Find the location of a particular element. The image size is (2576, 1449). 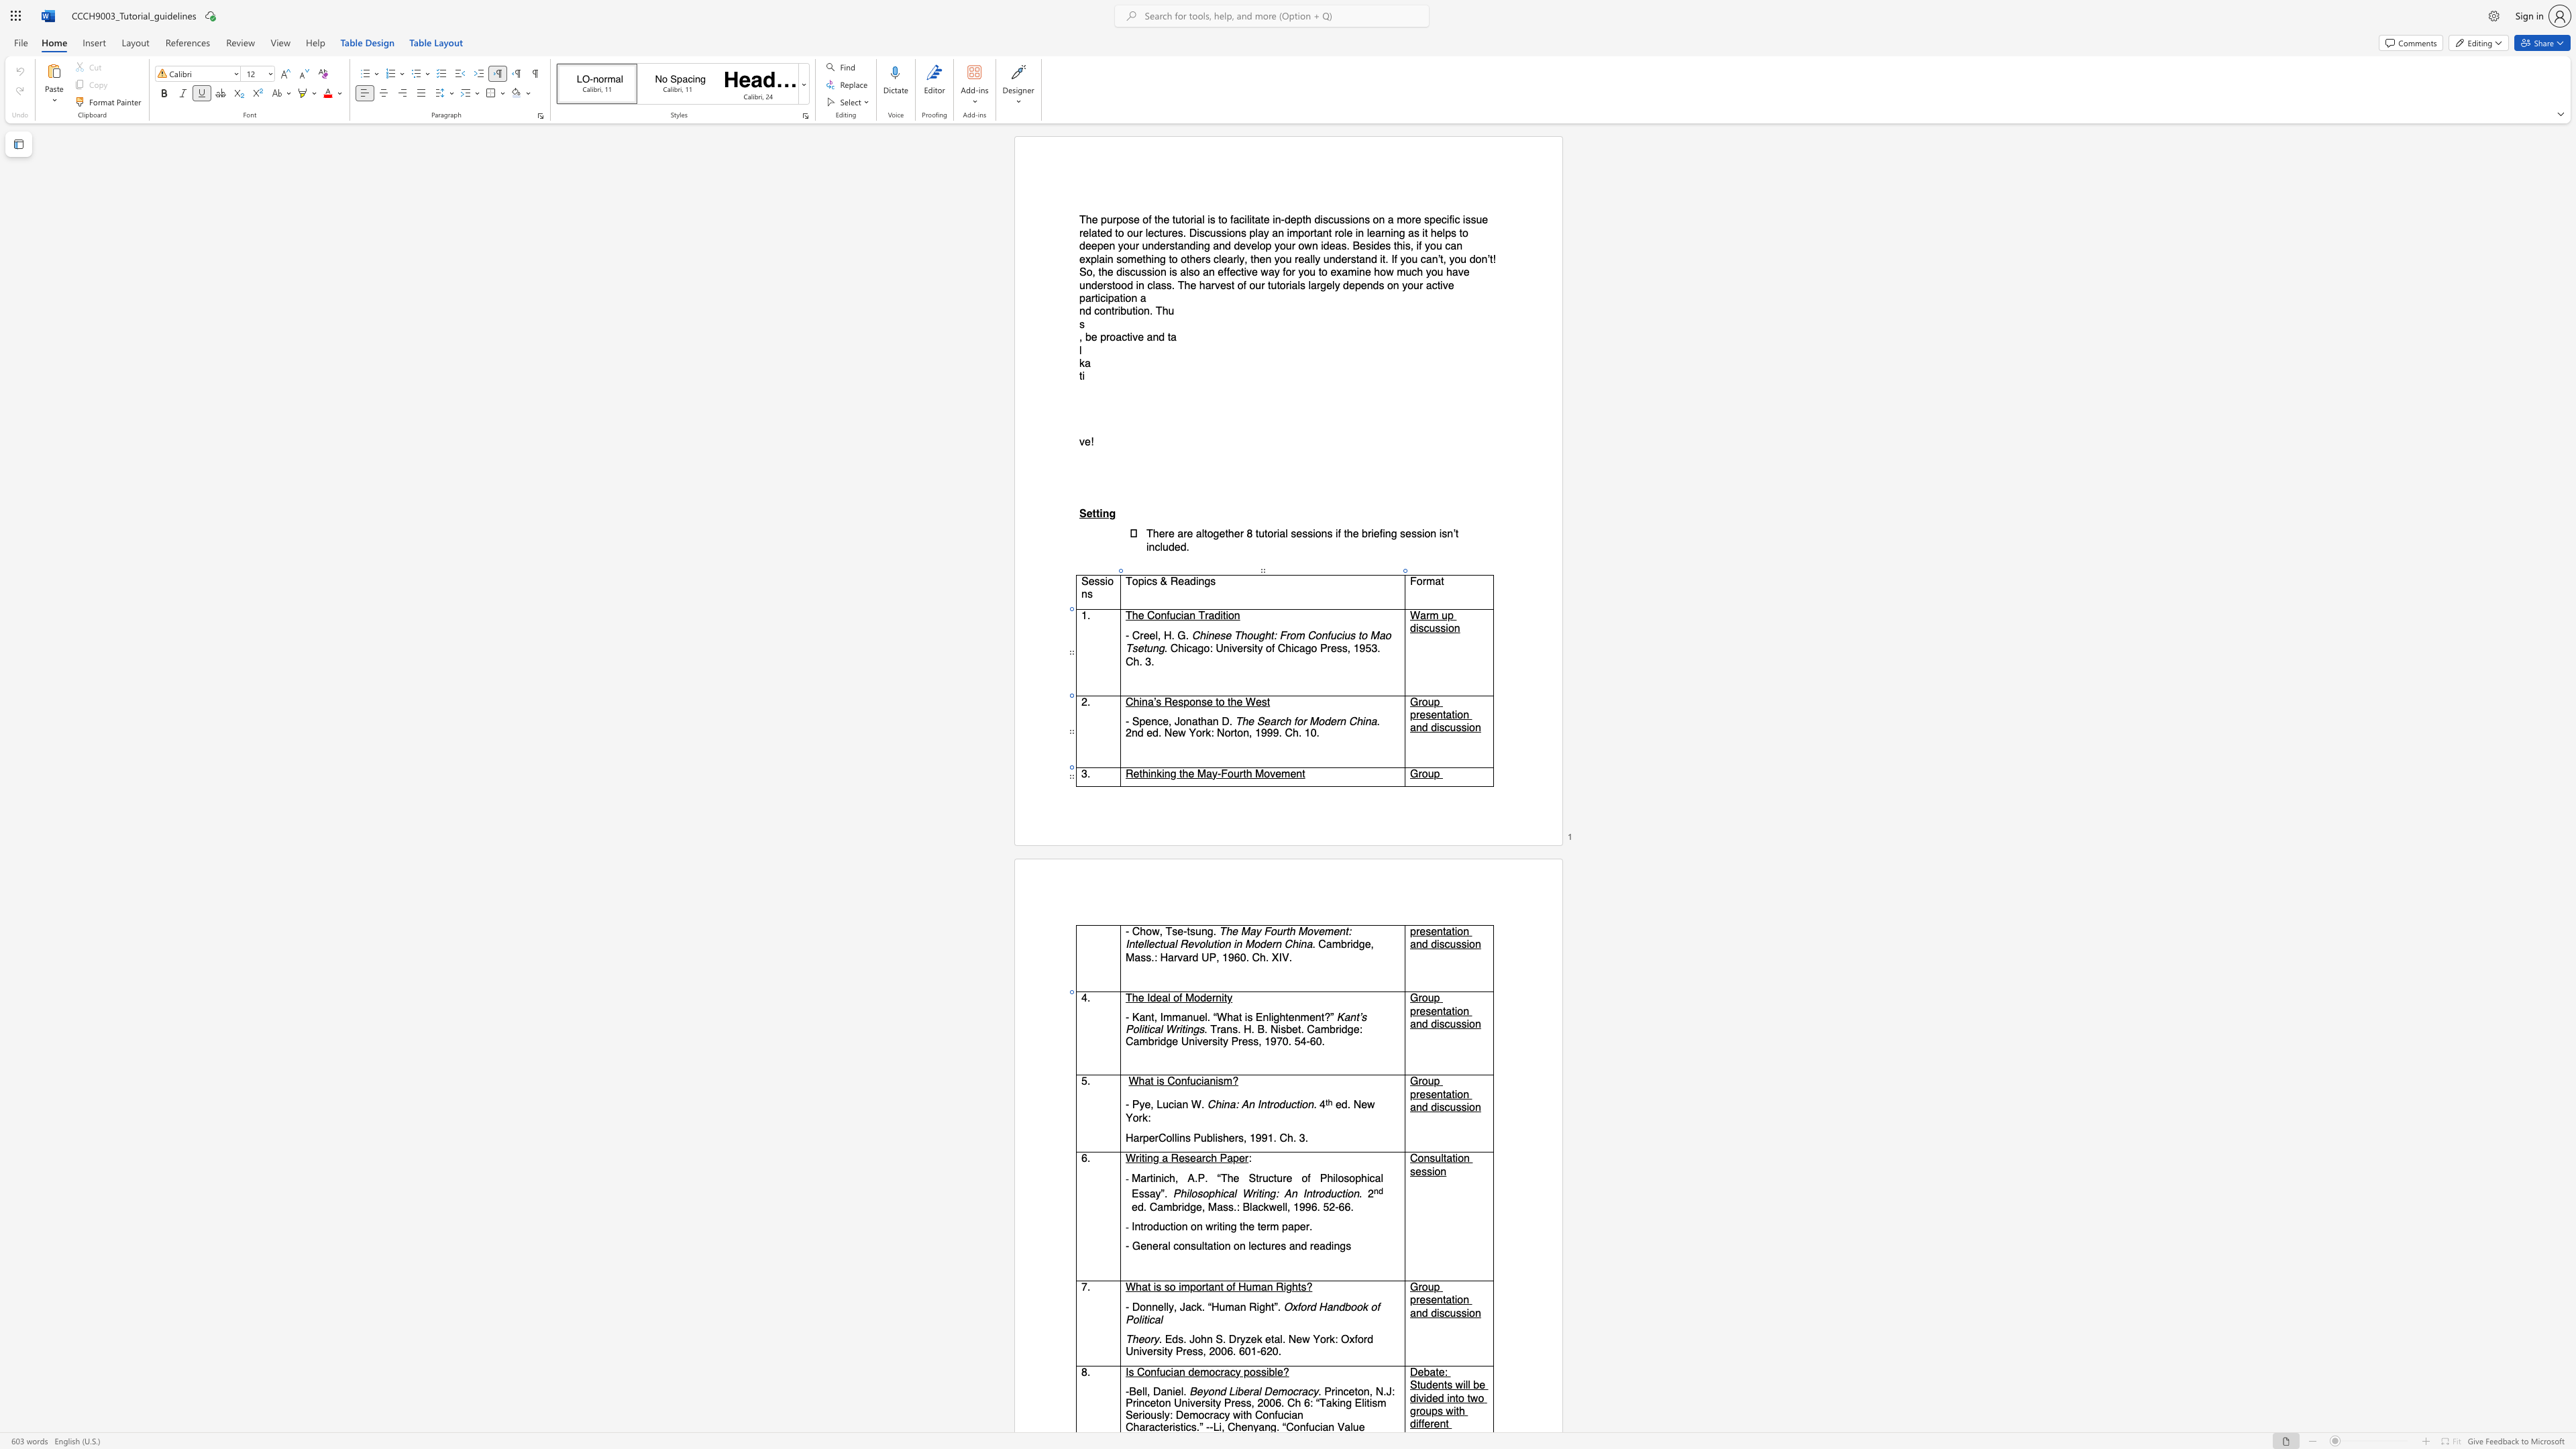

the 1th character "e" in the text is located at coordinates (1179, 932).